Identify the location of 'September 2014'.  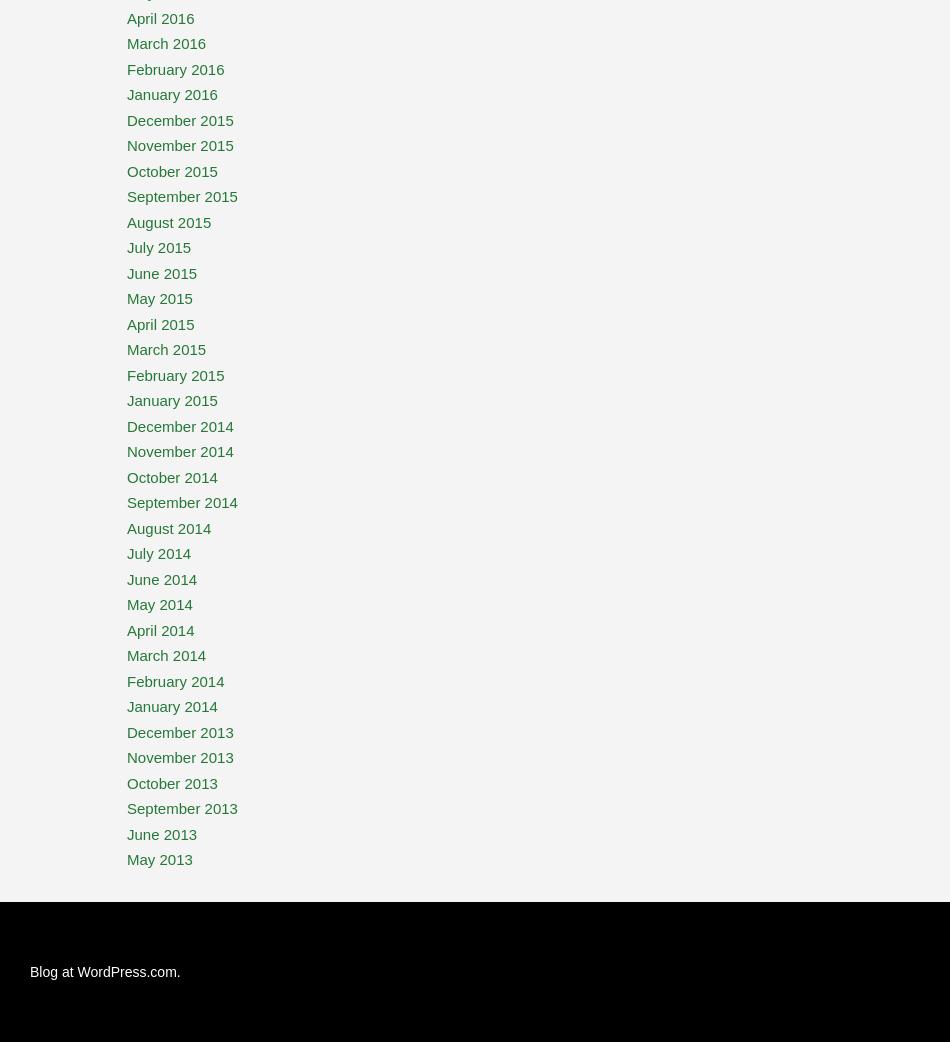
(182, 502).